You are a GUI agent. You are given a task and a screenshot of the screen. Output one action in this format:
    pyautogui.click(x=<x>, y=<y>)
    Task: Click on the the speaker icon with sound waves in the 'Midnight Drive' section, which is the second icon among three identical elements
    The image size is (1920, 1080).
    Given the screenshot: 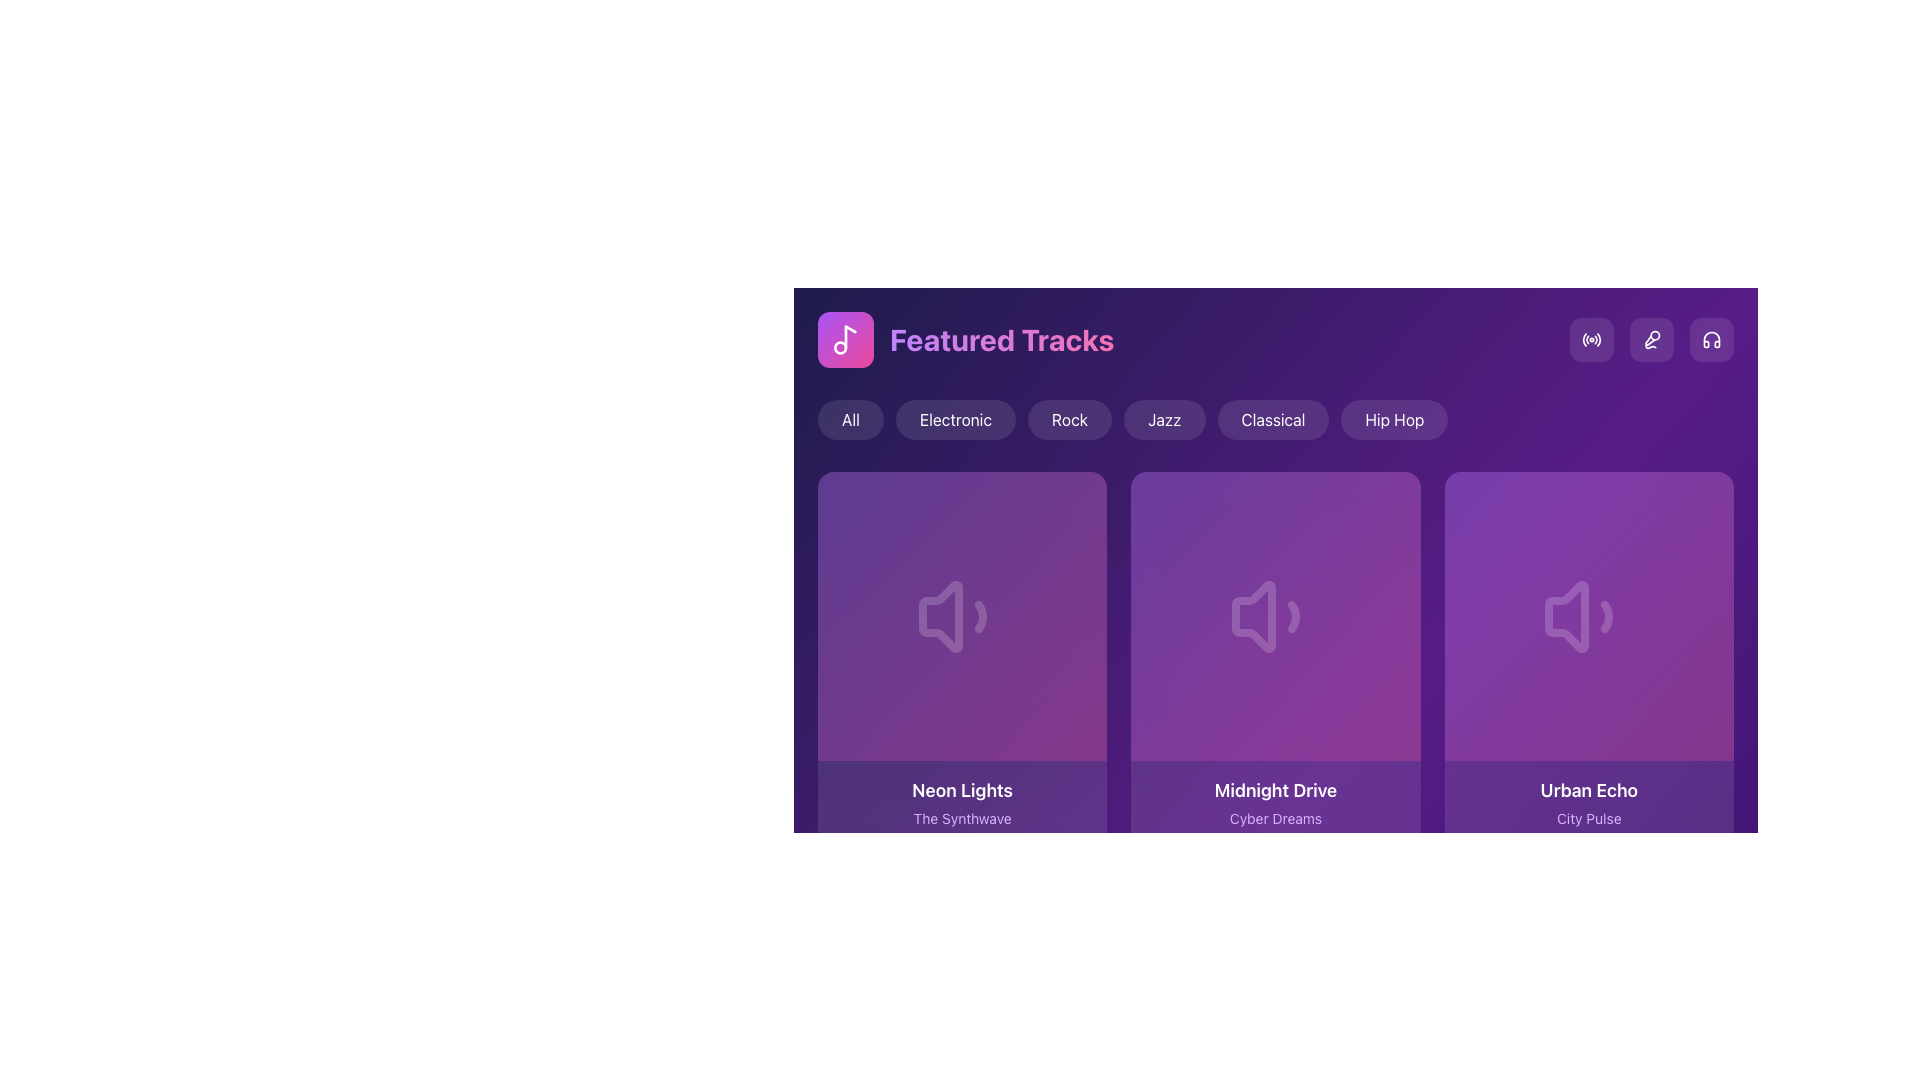 What is the action you would take?
    pyautogui.click(x=1275, y=615)
    